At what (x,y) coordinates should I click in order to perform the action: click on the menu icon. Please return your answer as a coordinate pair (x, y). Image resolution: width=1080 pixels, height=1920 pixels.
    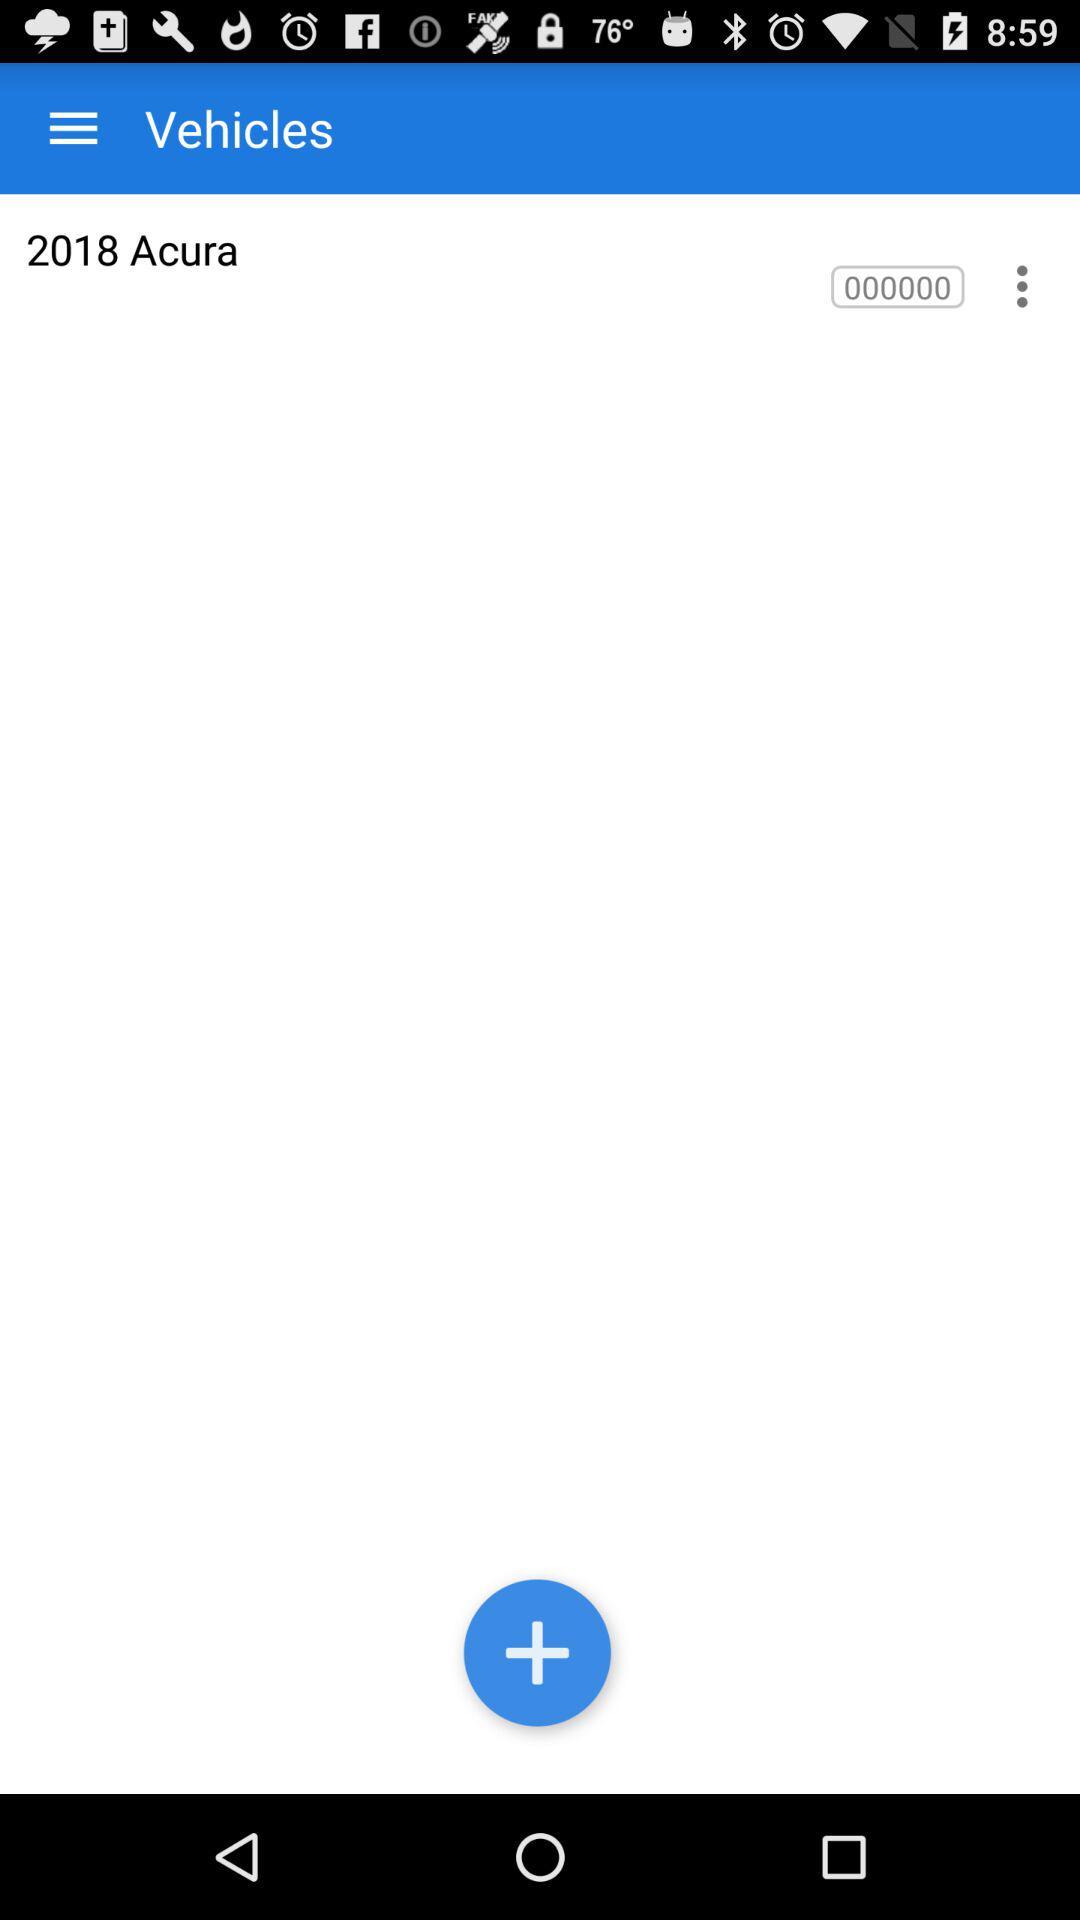
    Looking at the image, I should click on (72, 136).